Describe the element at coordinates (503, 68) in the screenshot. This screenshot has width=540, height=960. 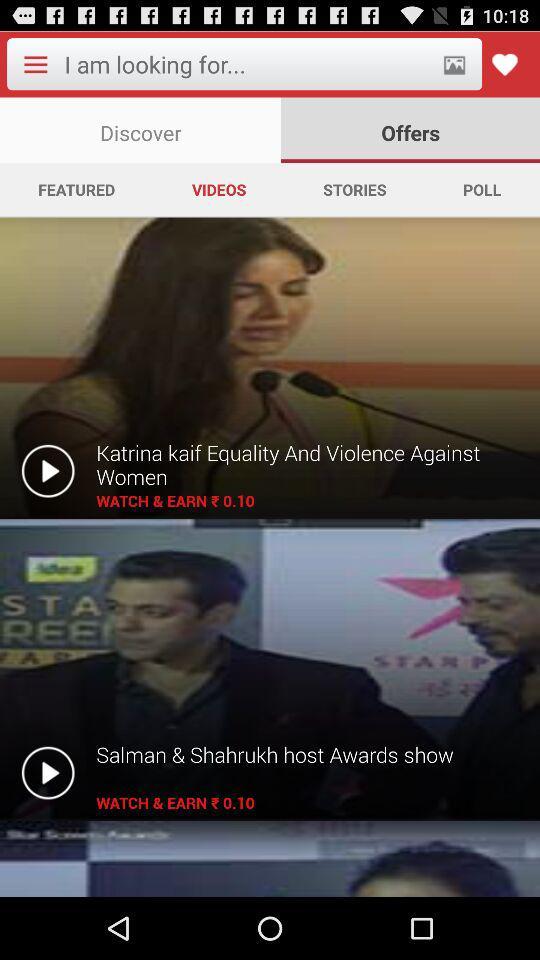
I see `the favorite icon` at that location.